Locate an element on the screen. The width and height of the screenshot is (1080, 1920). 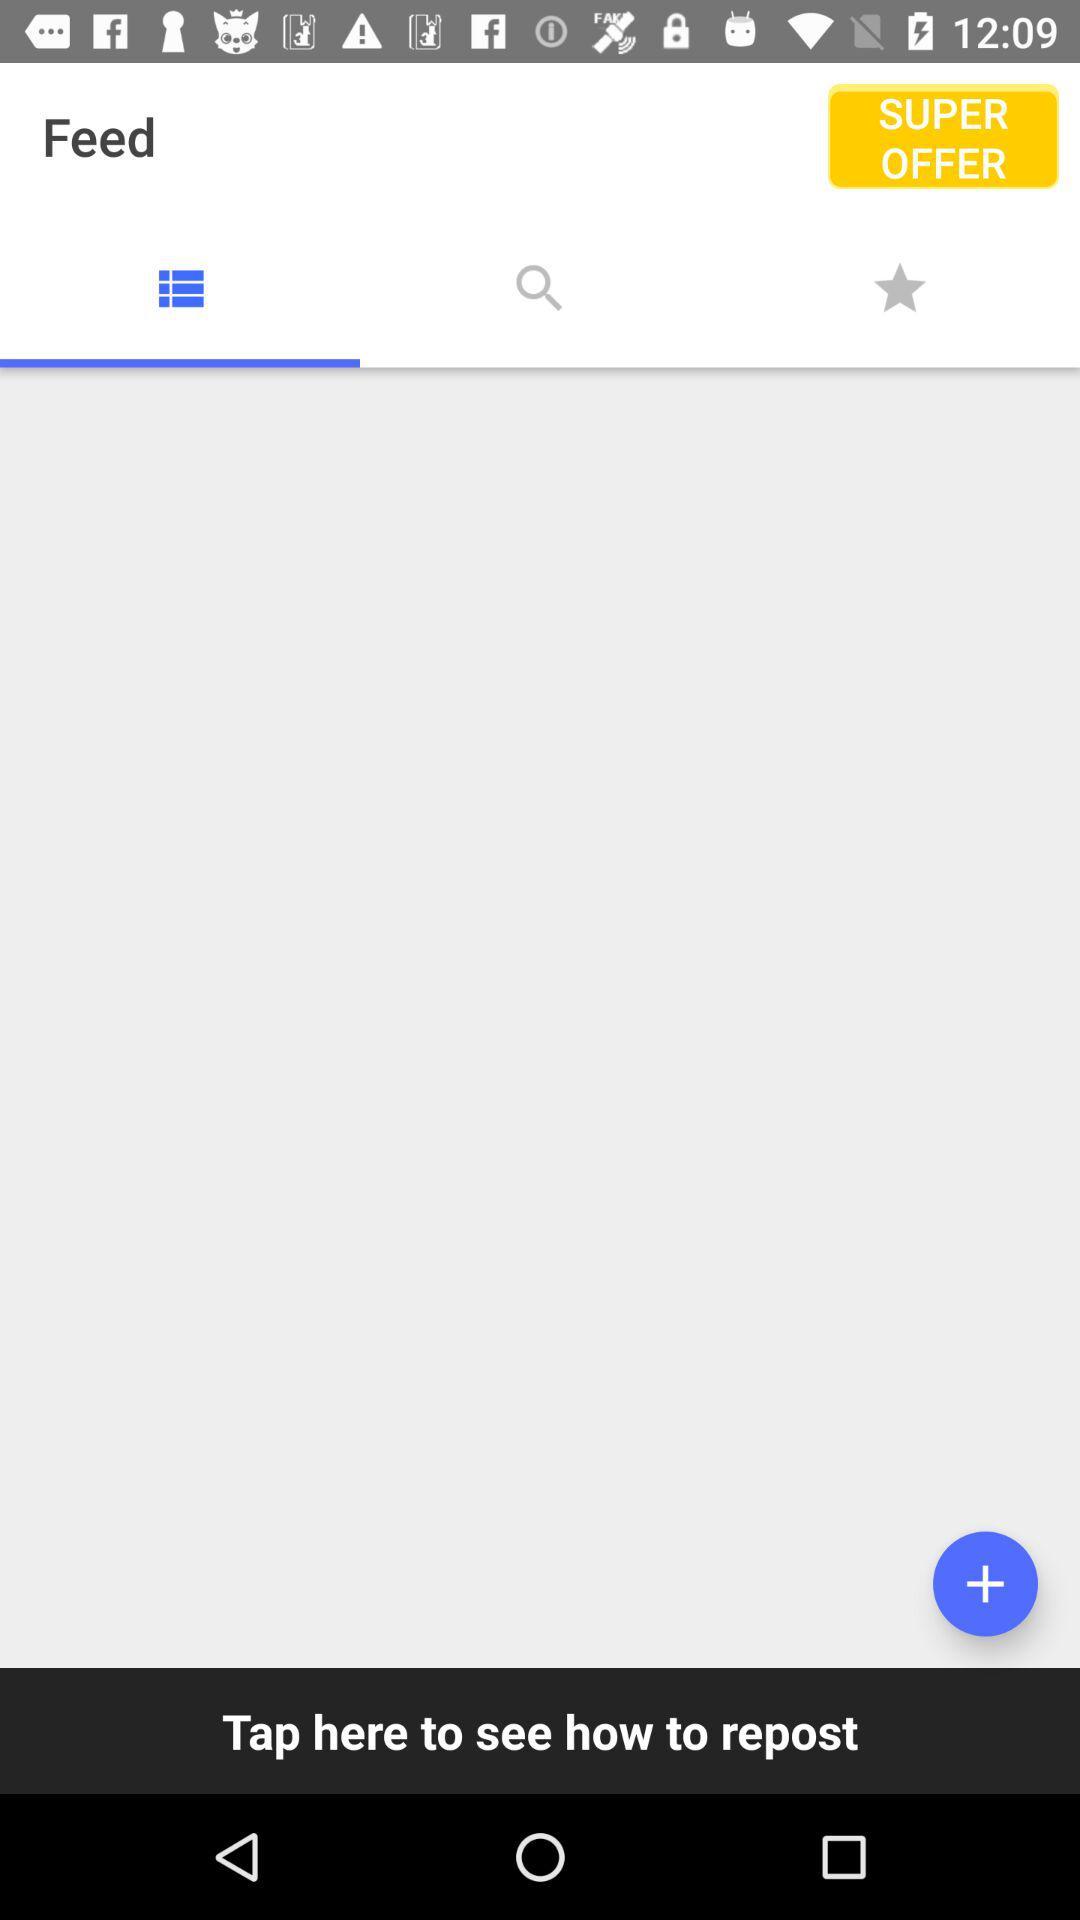
more is located at coordinates (984, 1583).